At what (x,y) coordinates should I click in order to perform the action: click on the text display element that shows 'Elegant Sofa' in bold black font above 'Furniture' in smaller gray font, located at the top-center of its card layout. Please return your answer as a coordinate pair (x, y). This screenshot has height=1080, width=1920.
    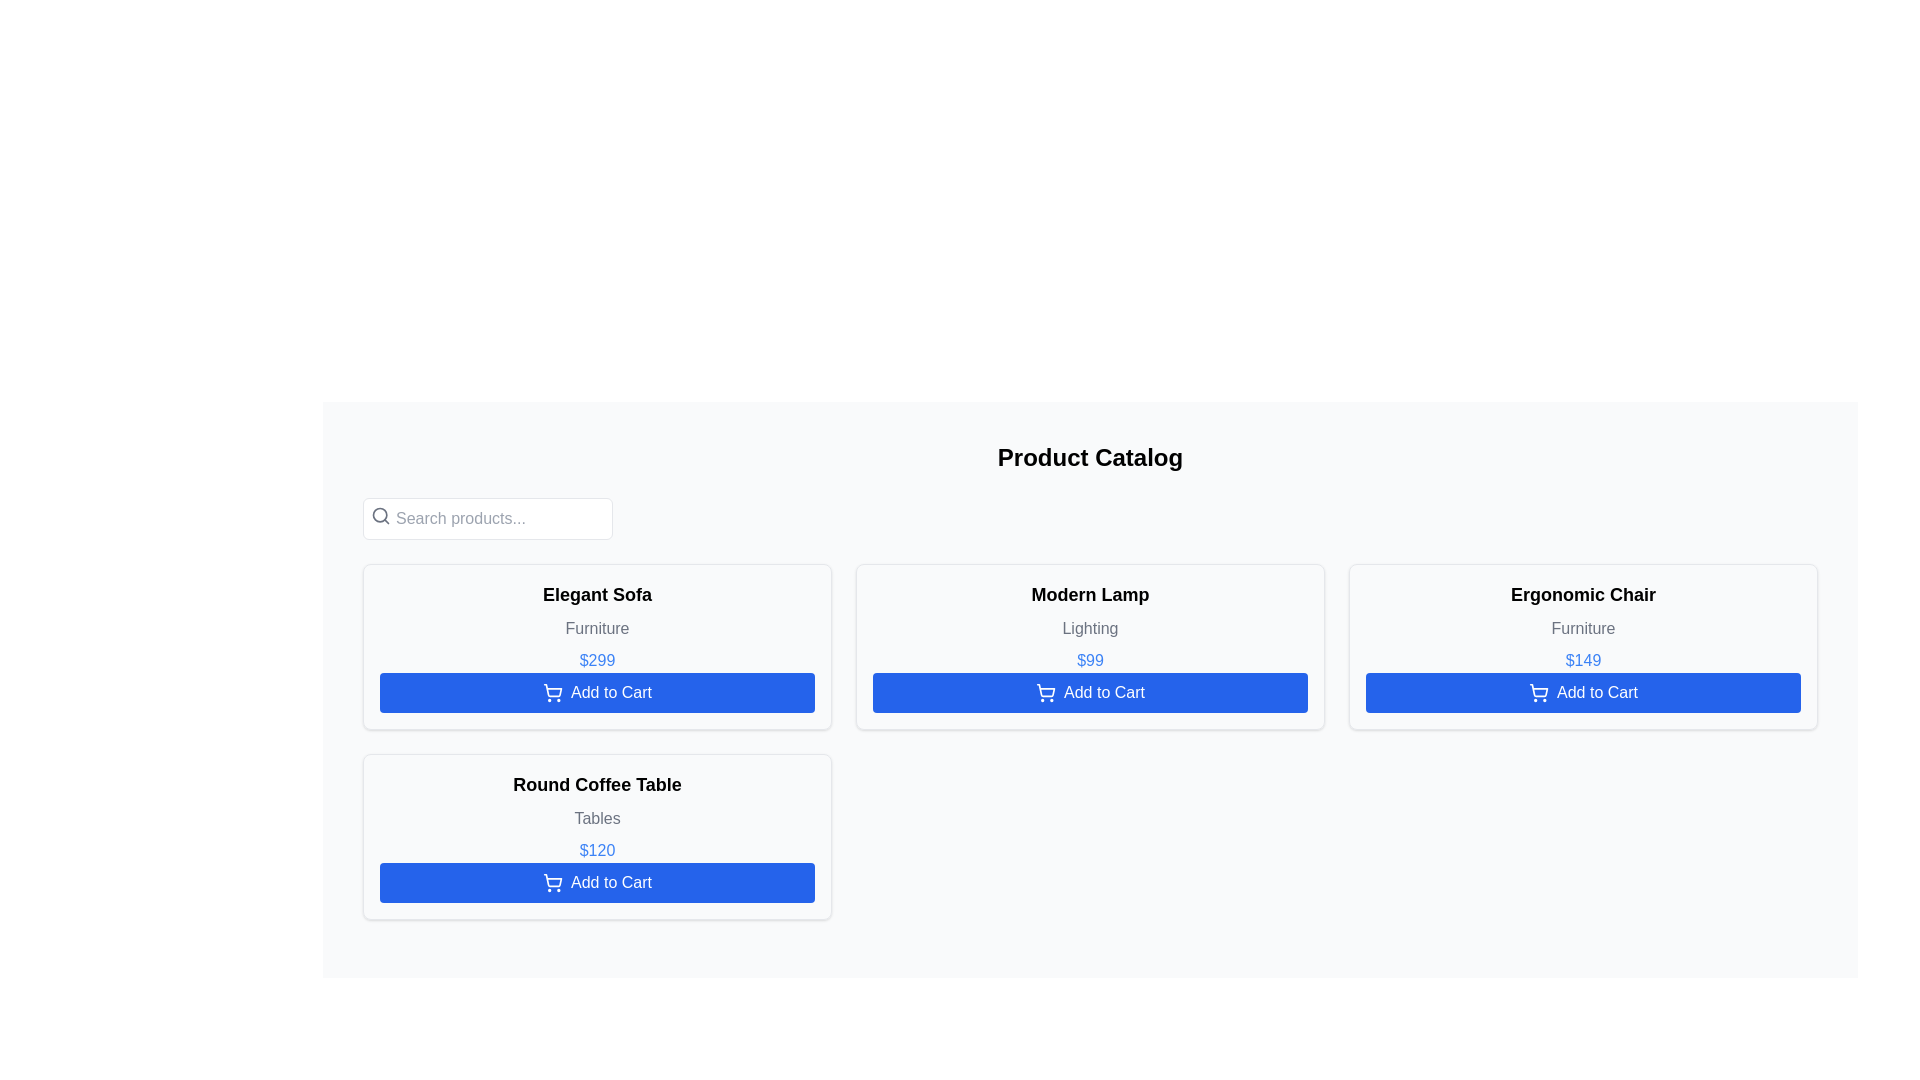
    Looking at the image, I should click on (596, 609).